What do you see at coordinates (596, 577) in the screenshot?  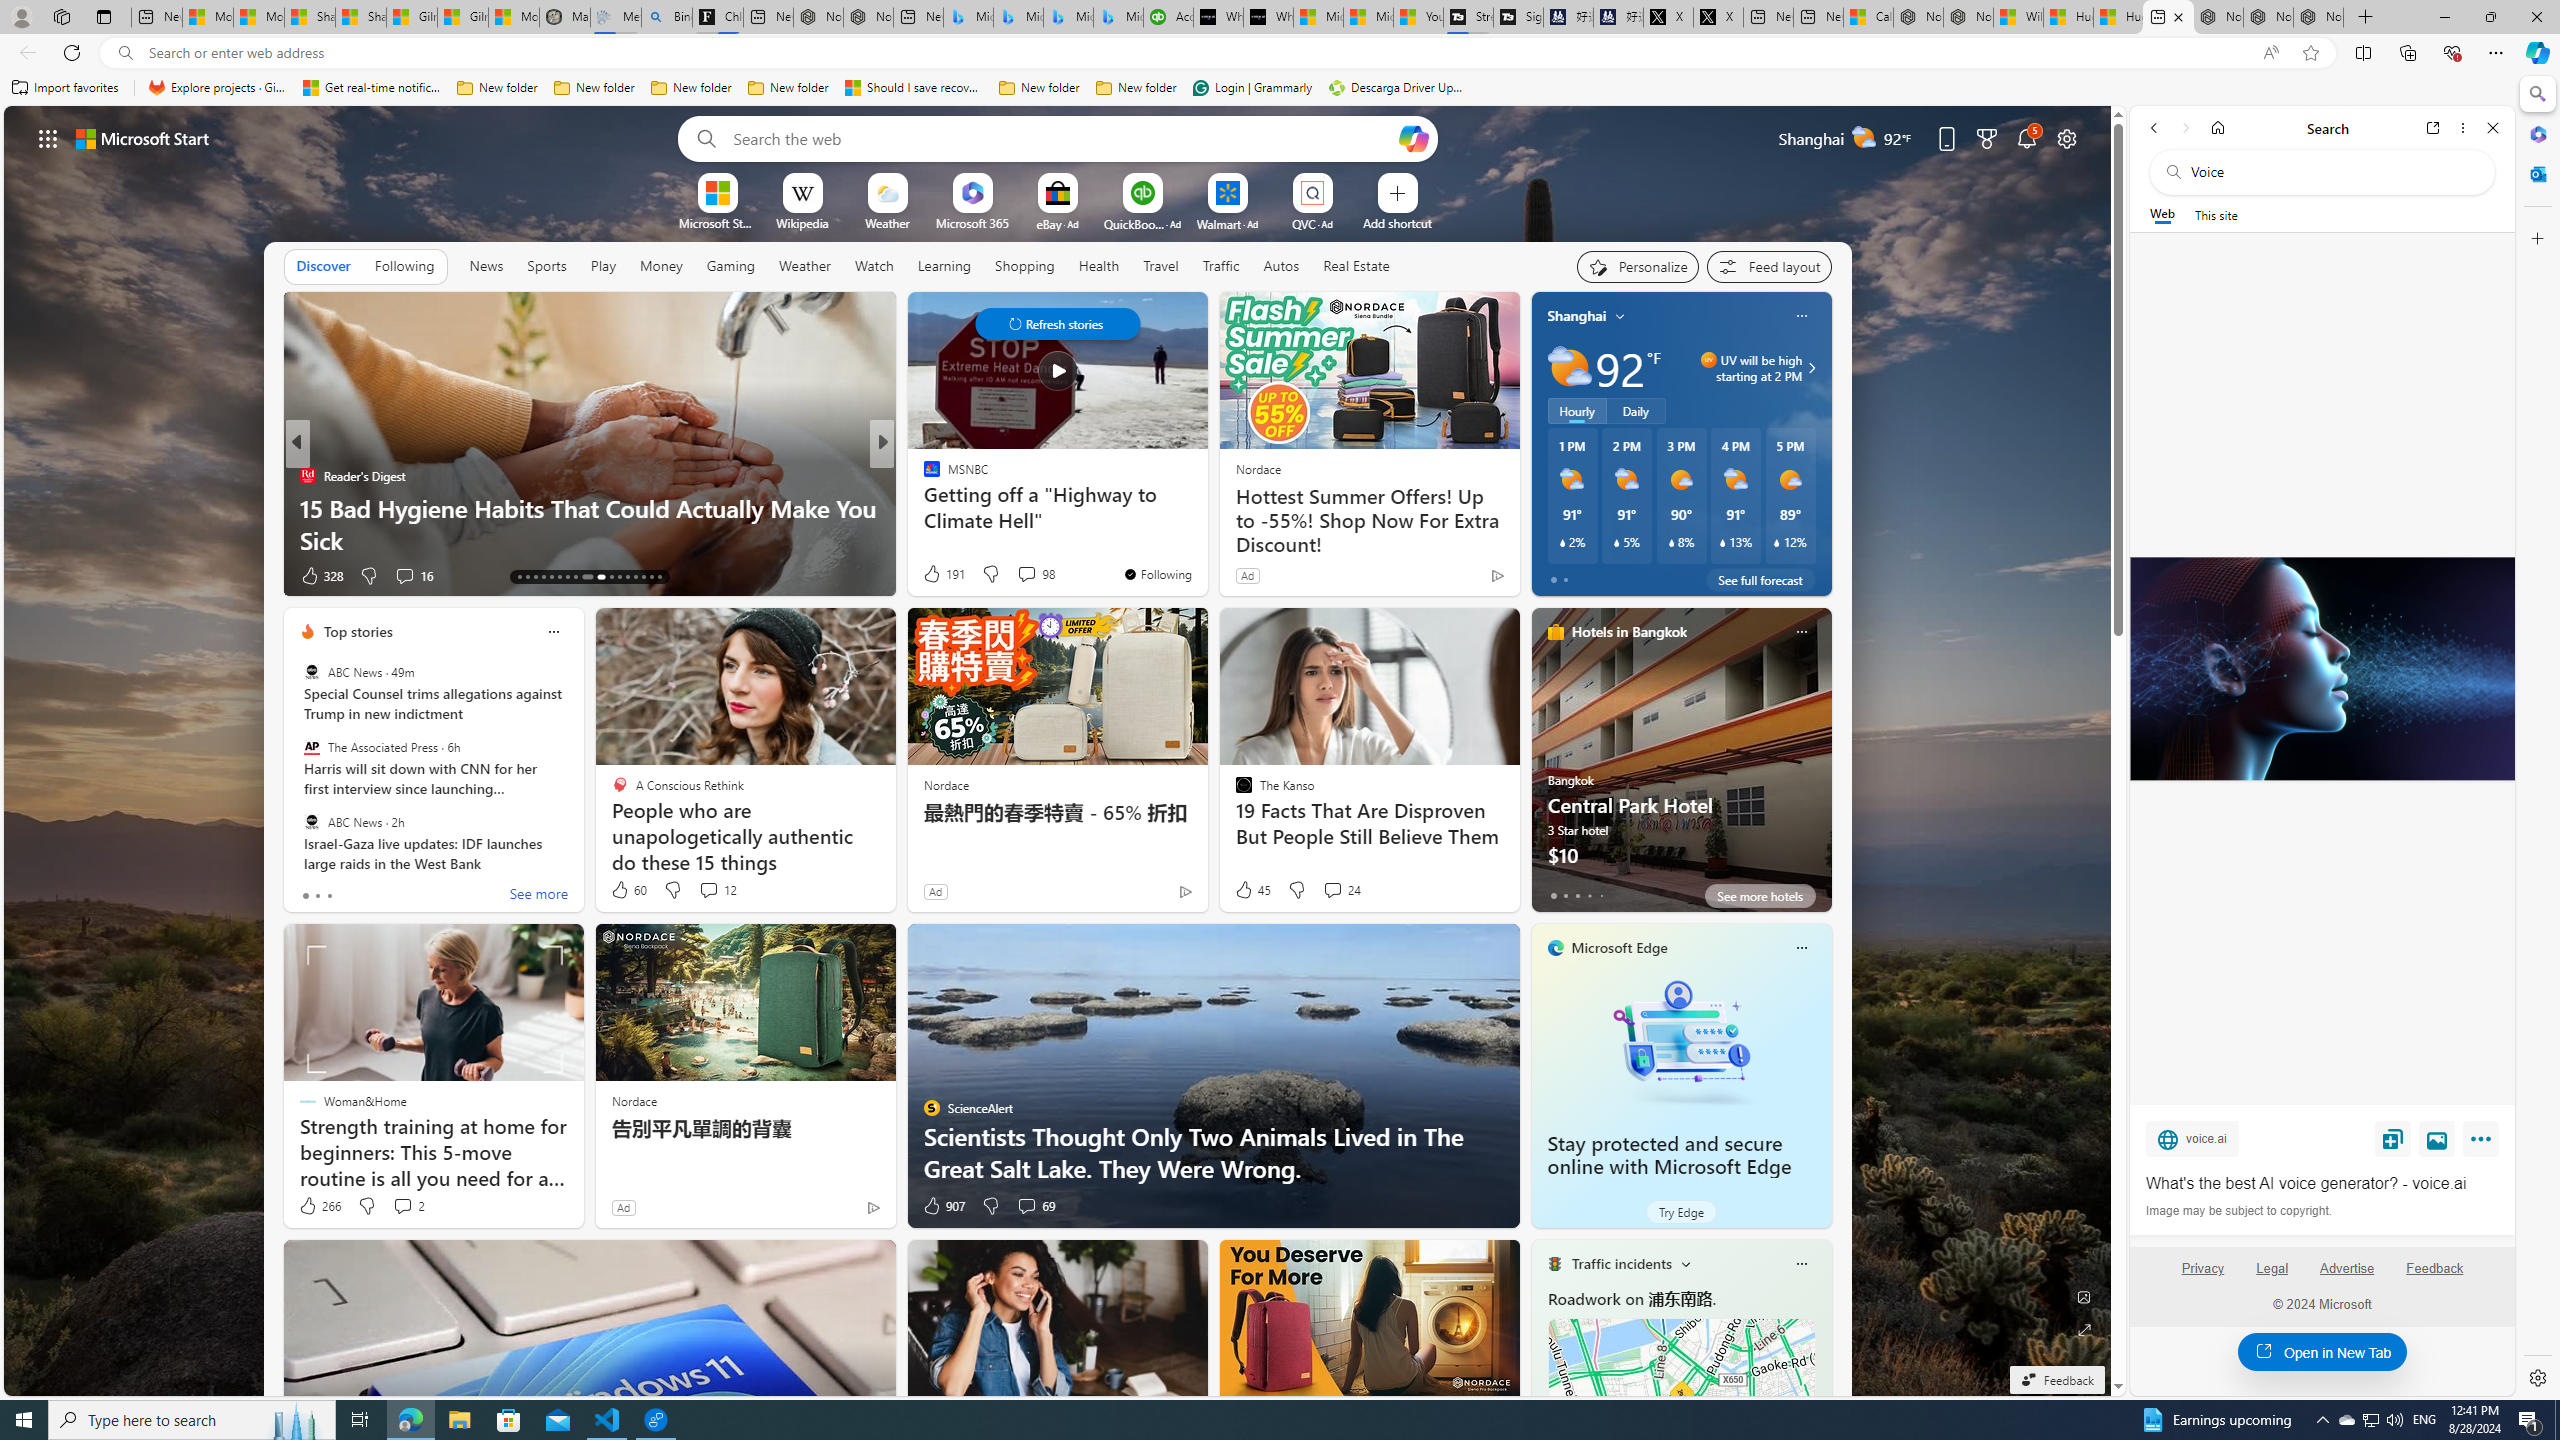 I see `'AutomationID: tab-22'` at bounding box center [596, 577].